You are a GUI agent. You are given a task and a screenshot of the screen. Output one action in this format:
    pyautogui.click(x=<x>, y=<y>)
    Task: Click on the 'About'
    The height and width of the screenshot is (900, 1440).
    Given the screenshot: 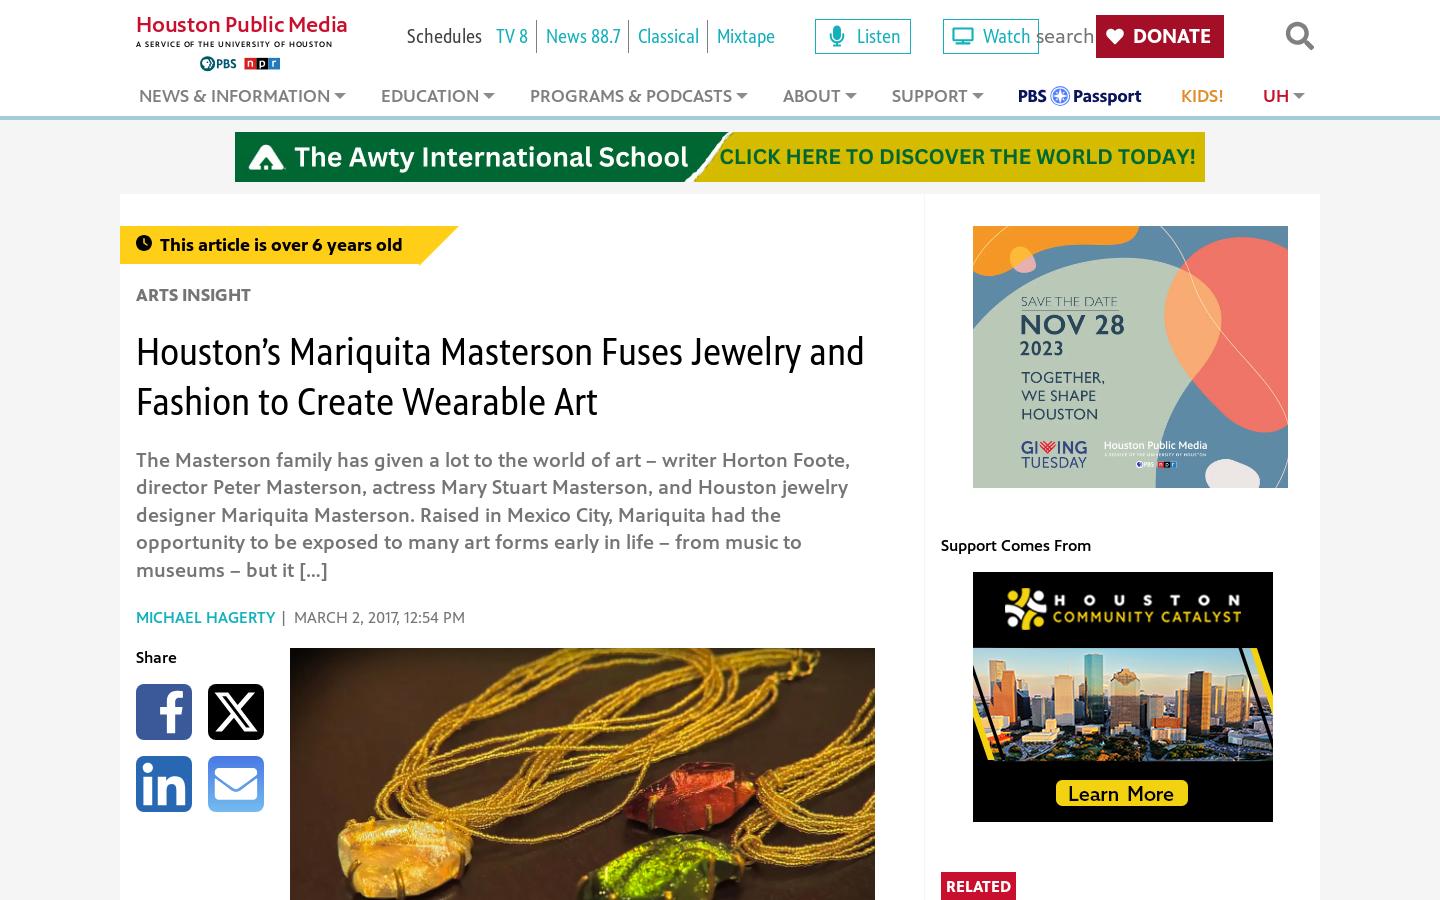 What is the action you would take?
    pyautogui.click(x=812, y=95)
    